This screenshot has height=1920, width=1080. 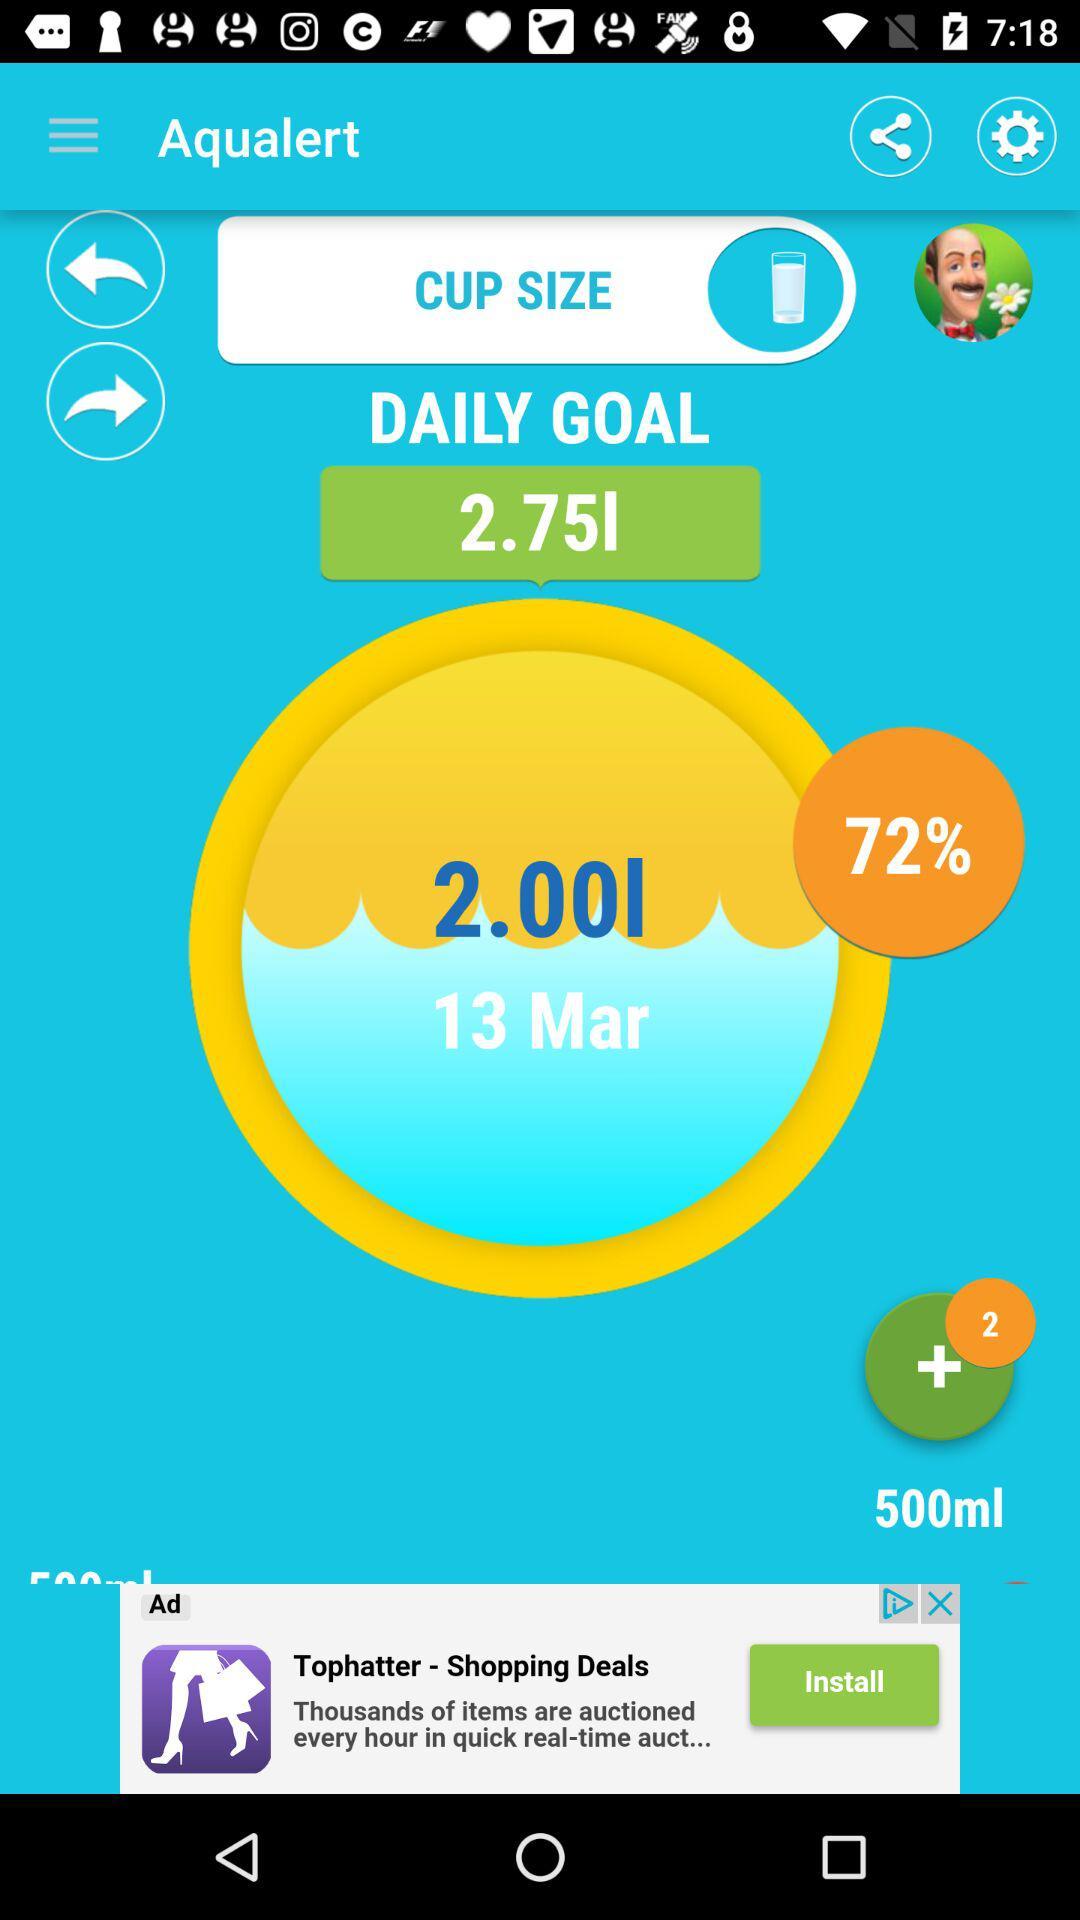 I want to click on advertisement, so click(x=540, y=1688).